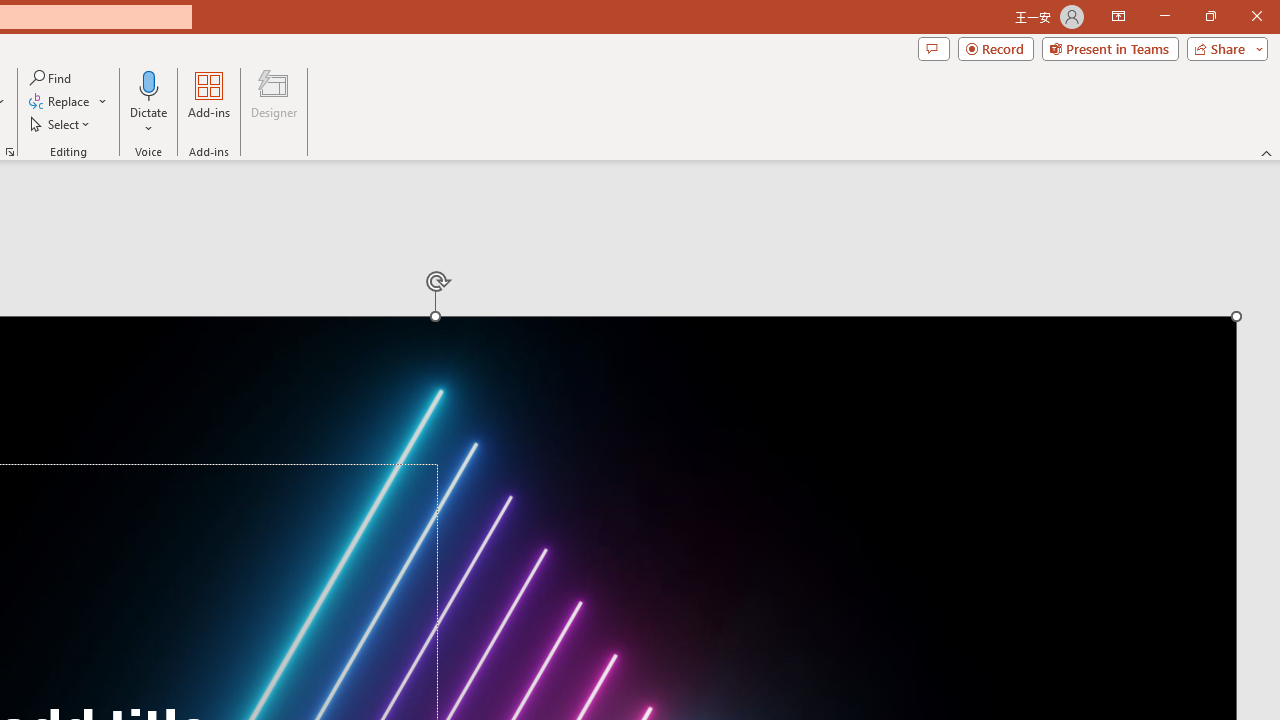  I want to click on 'Format Object...', so click(10, 150).